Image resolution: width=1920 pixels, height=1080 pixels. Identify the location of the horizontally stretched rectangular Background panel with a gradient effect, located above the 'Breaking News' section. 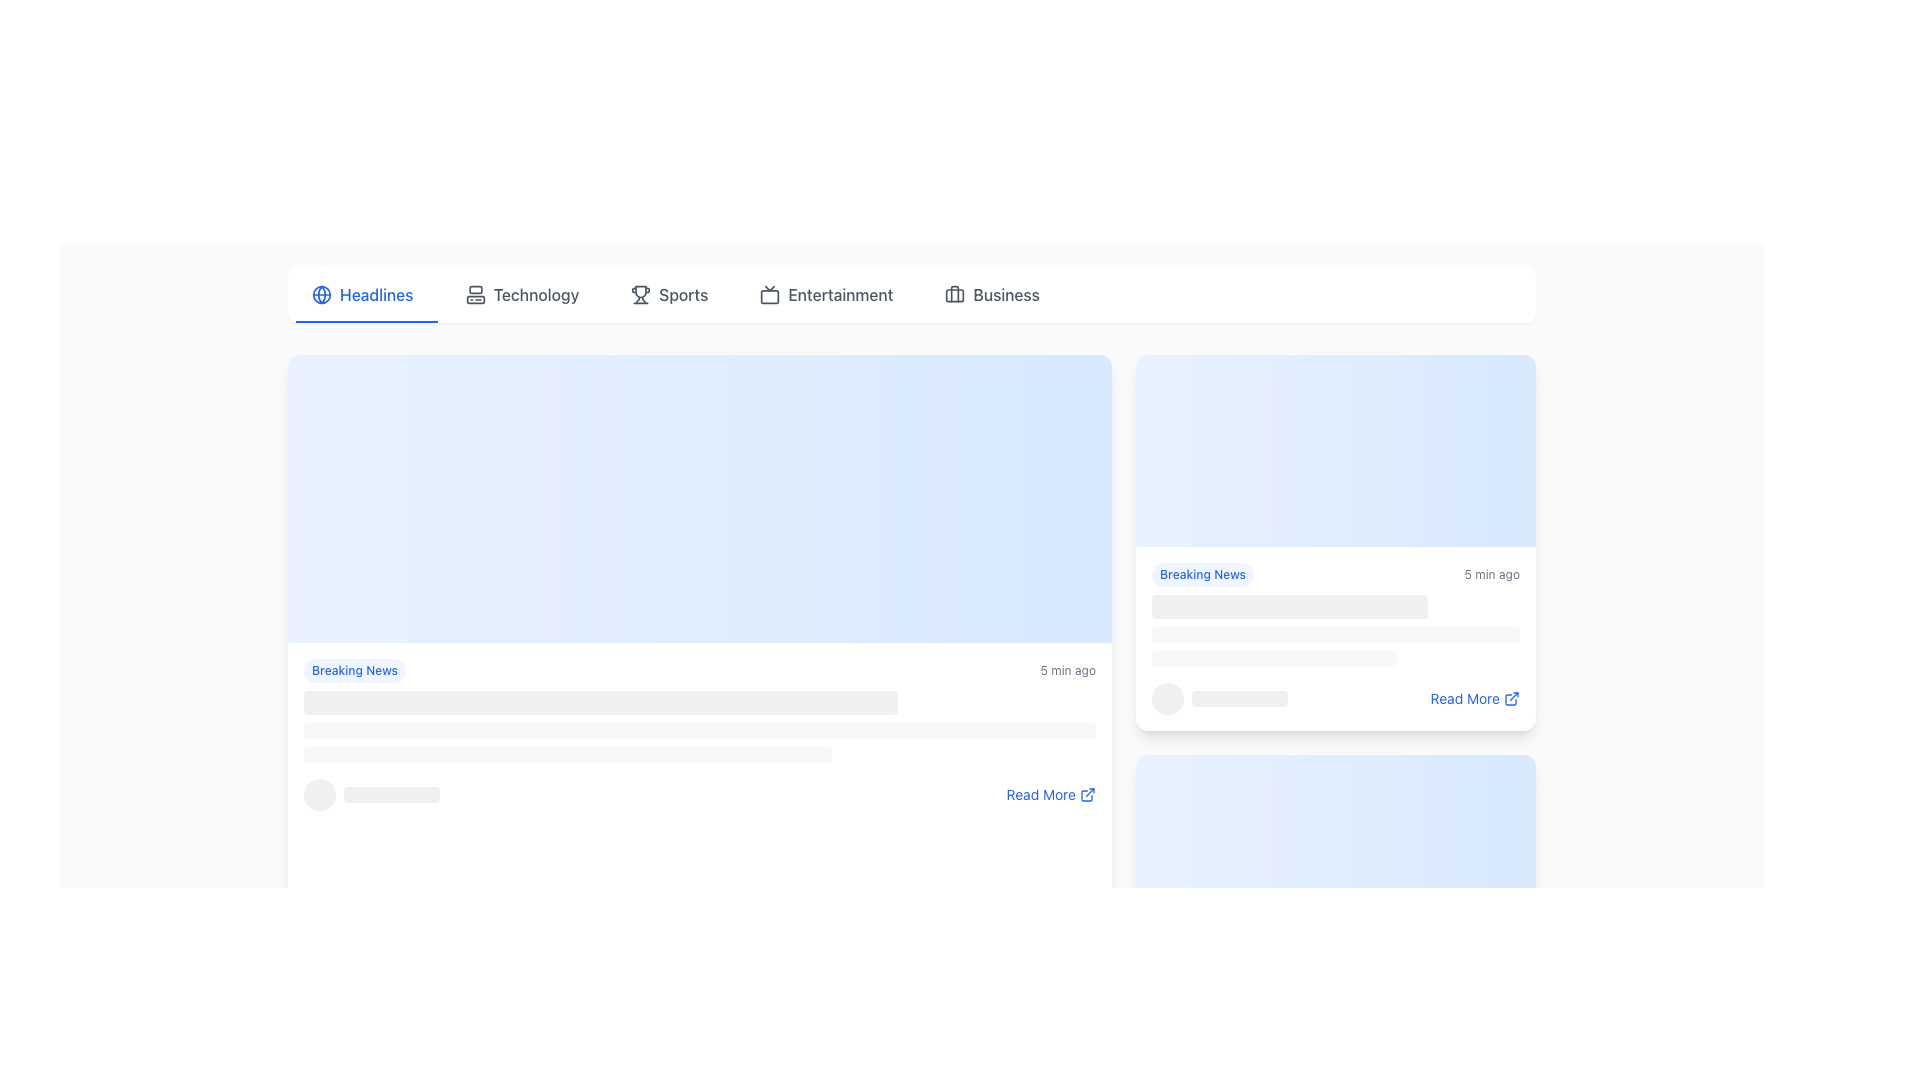
(700, 497).